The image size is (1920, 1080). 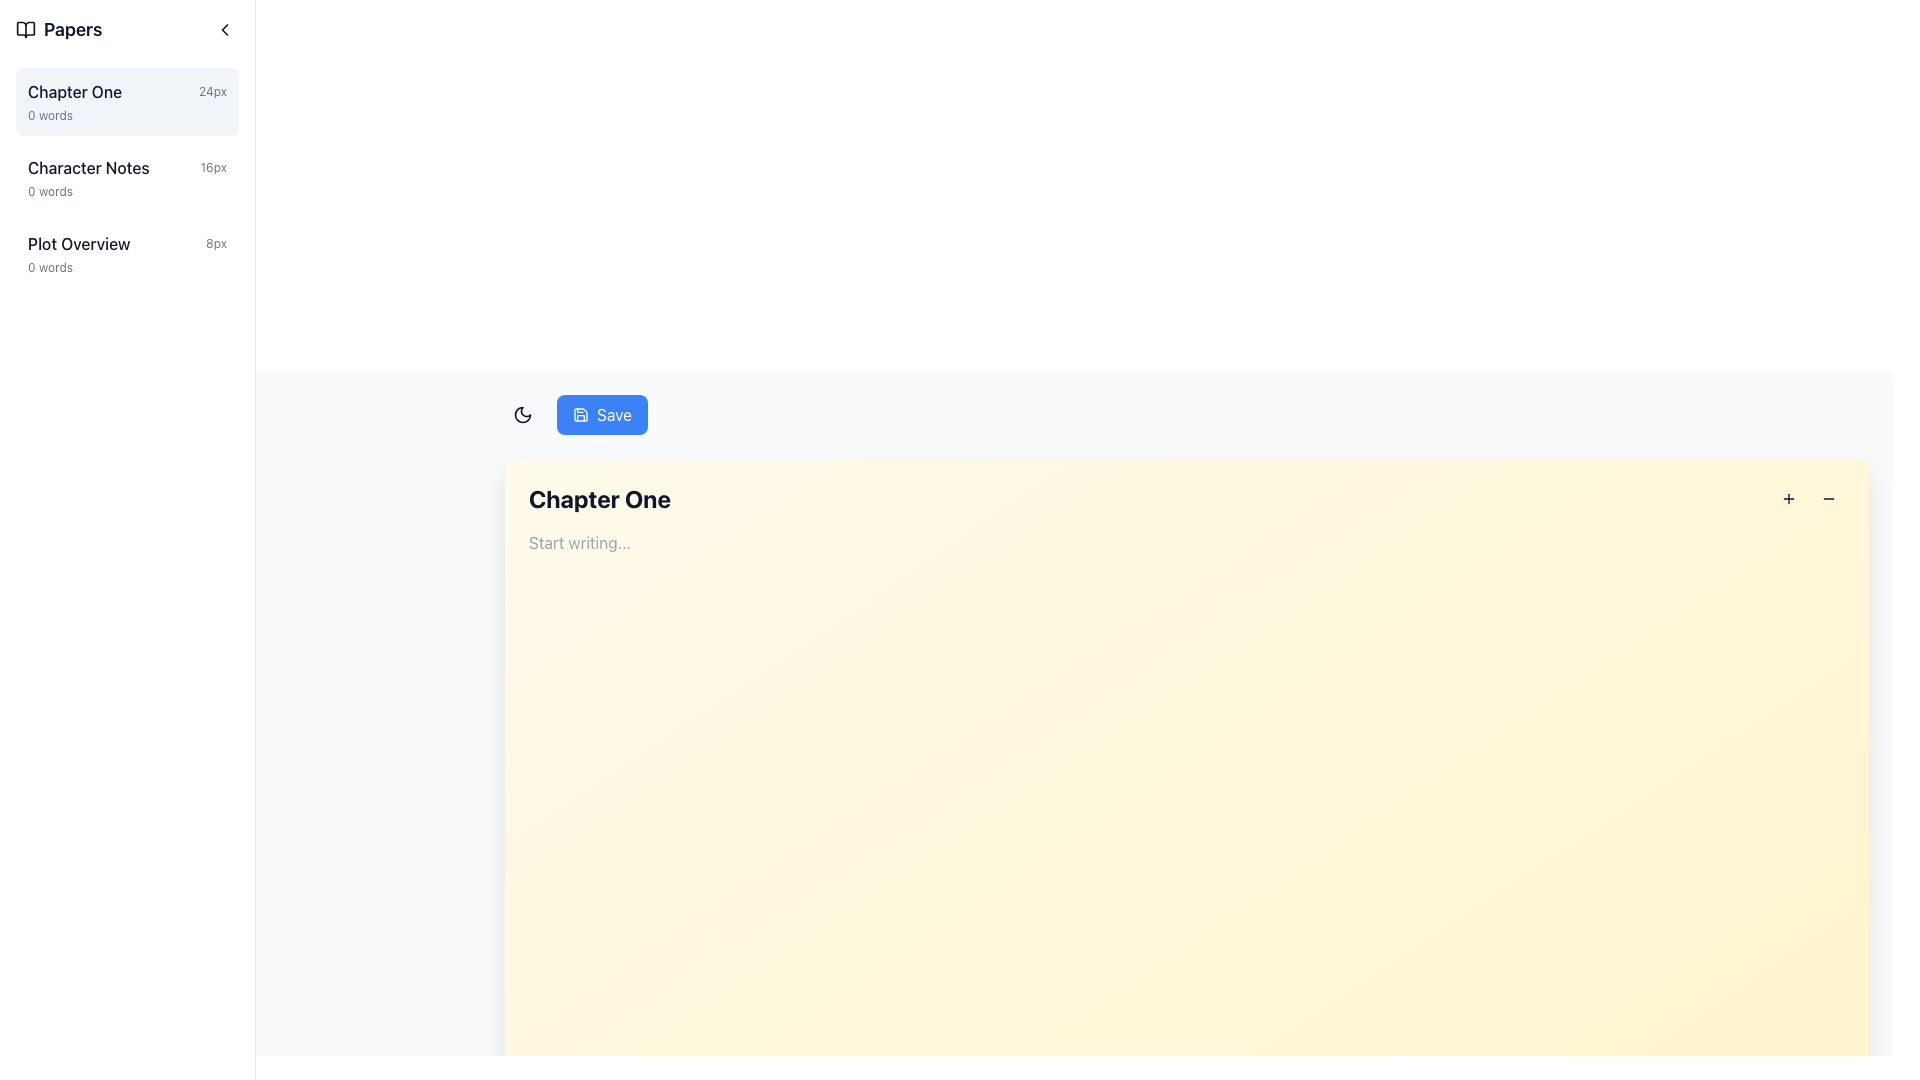 I want to click on the icon that visually reinforces the saving action, located slightly to the right of the center of the 'Save' button near the top of the main interface, so click(x=579, y=414).